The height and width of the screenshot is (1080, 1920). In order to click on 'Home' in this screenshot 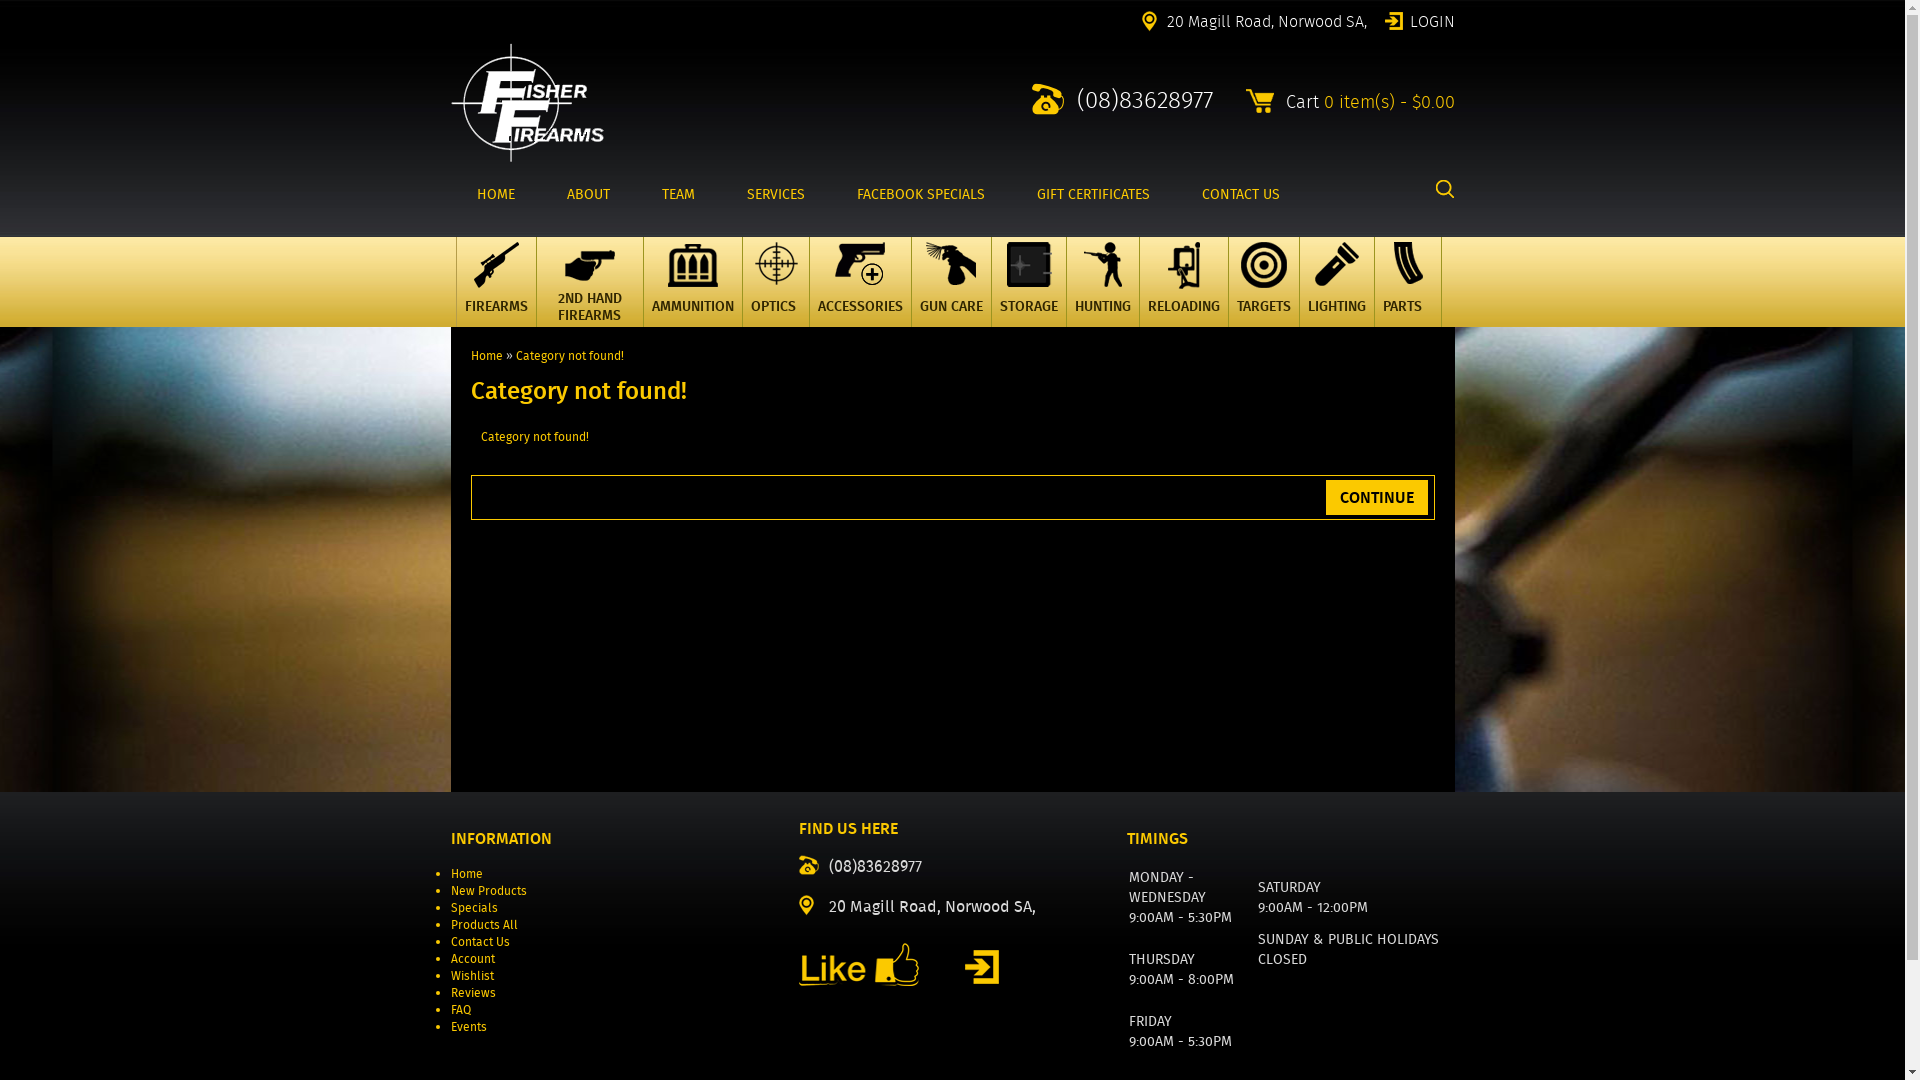, I will do `click(485, 354)`.